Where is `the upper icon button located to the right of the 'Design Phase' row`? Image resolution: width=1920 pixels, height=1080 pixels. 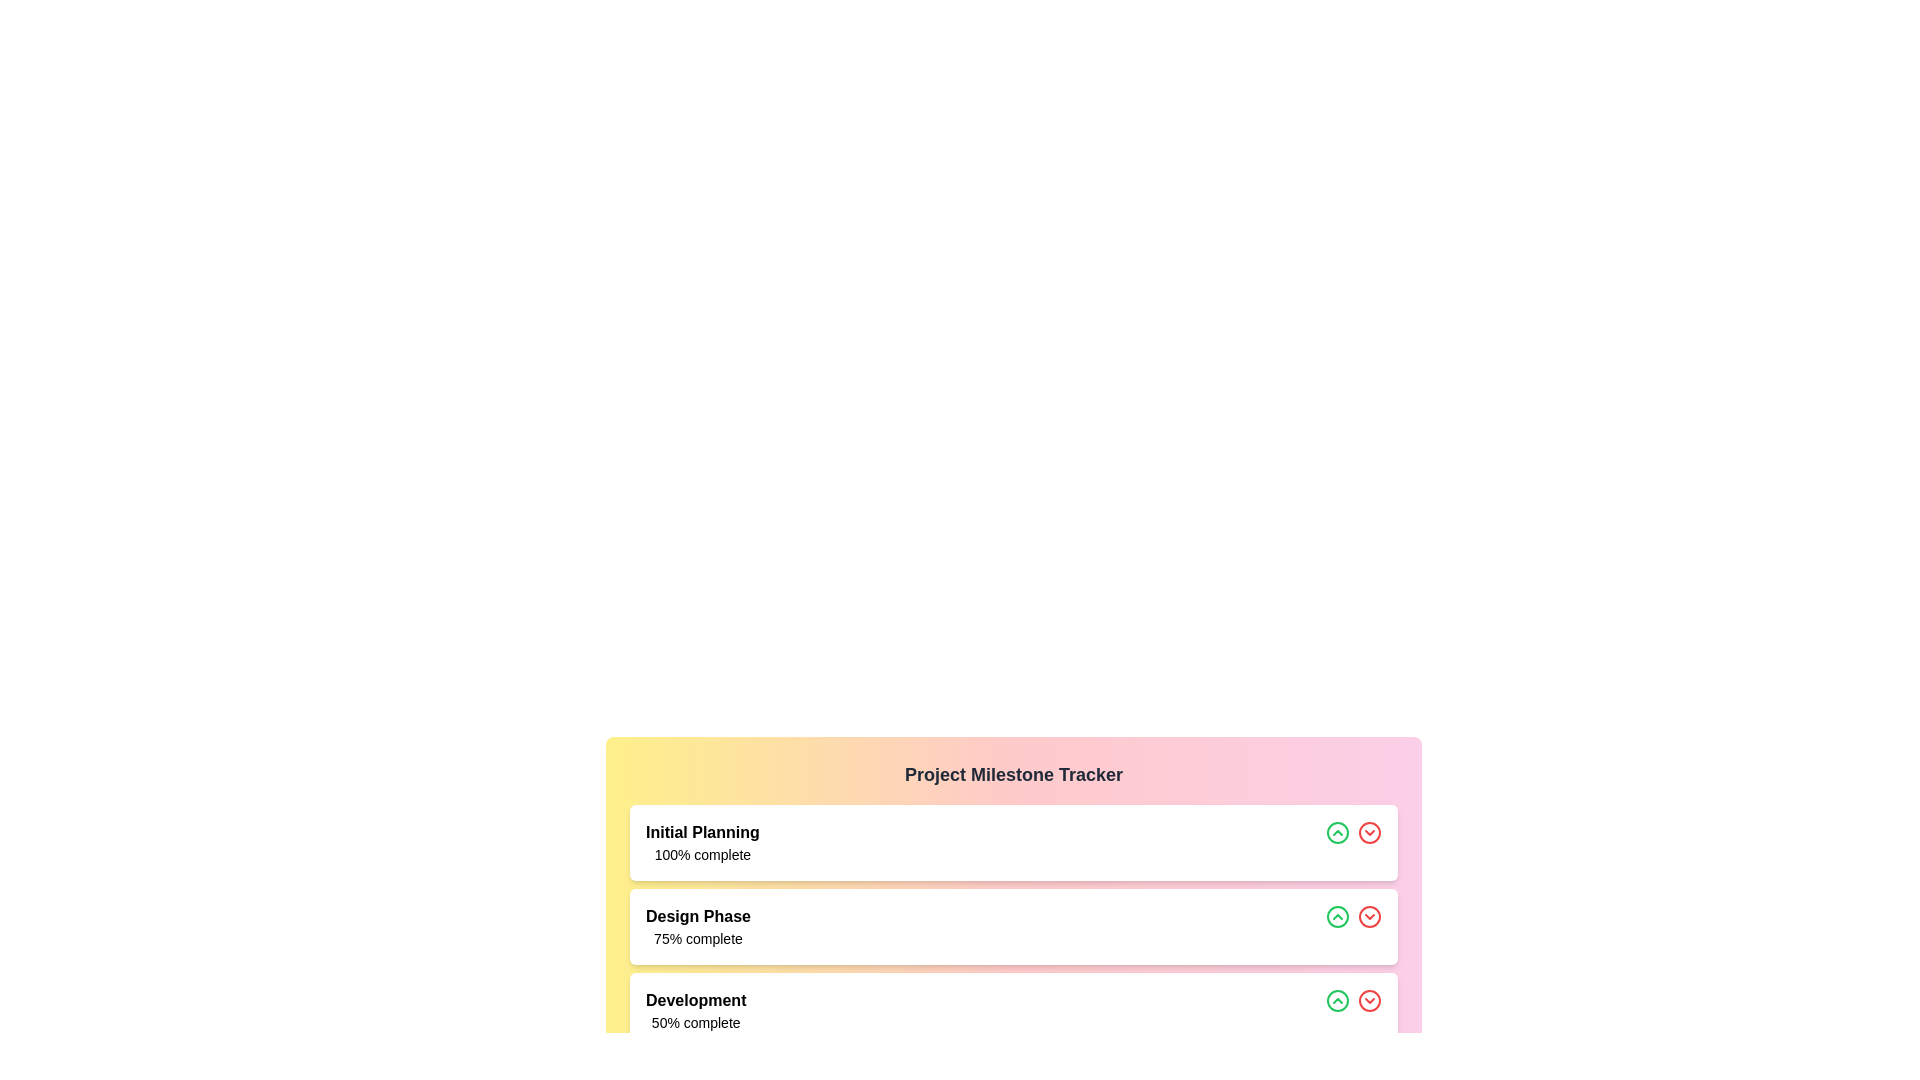
the upper icon button located to the right of the 'Design Phase' row is located at coordinates (1338, 833).